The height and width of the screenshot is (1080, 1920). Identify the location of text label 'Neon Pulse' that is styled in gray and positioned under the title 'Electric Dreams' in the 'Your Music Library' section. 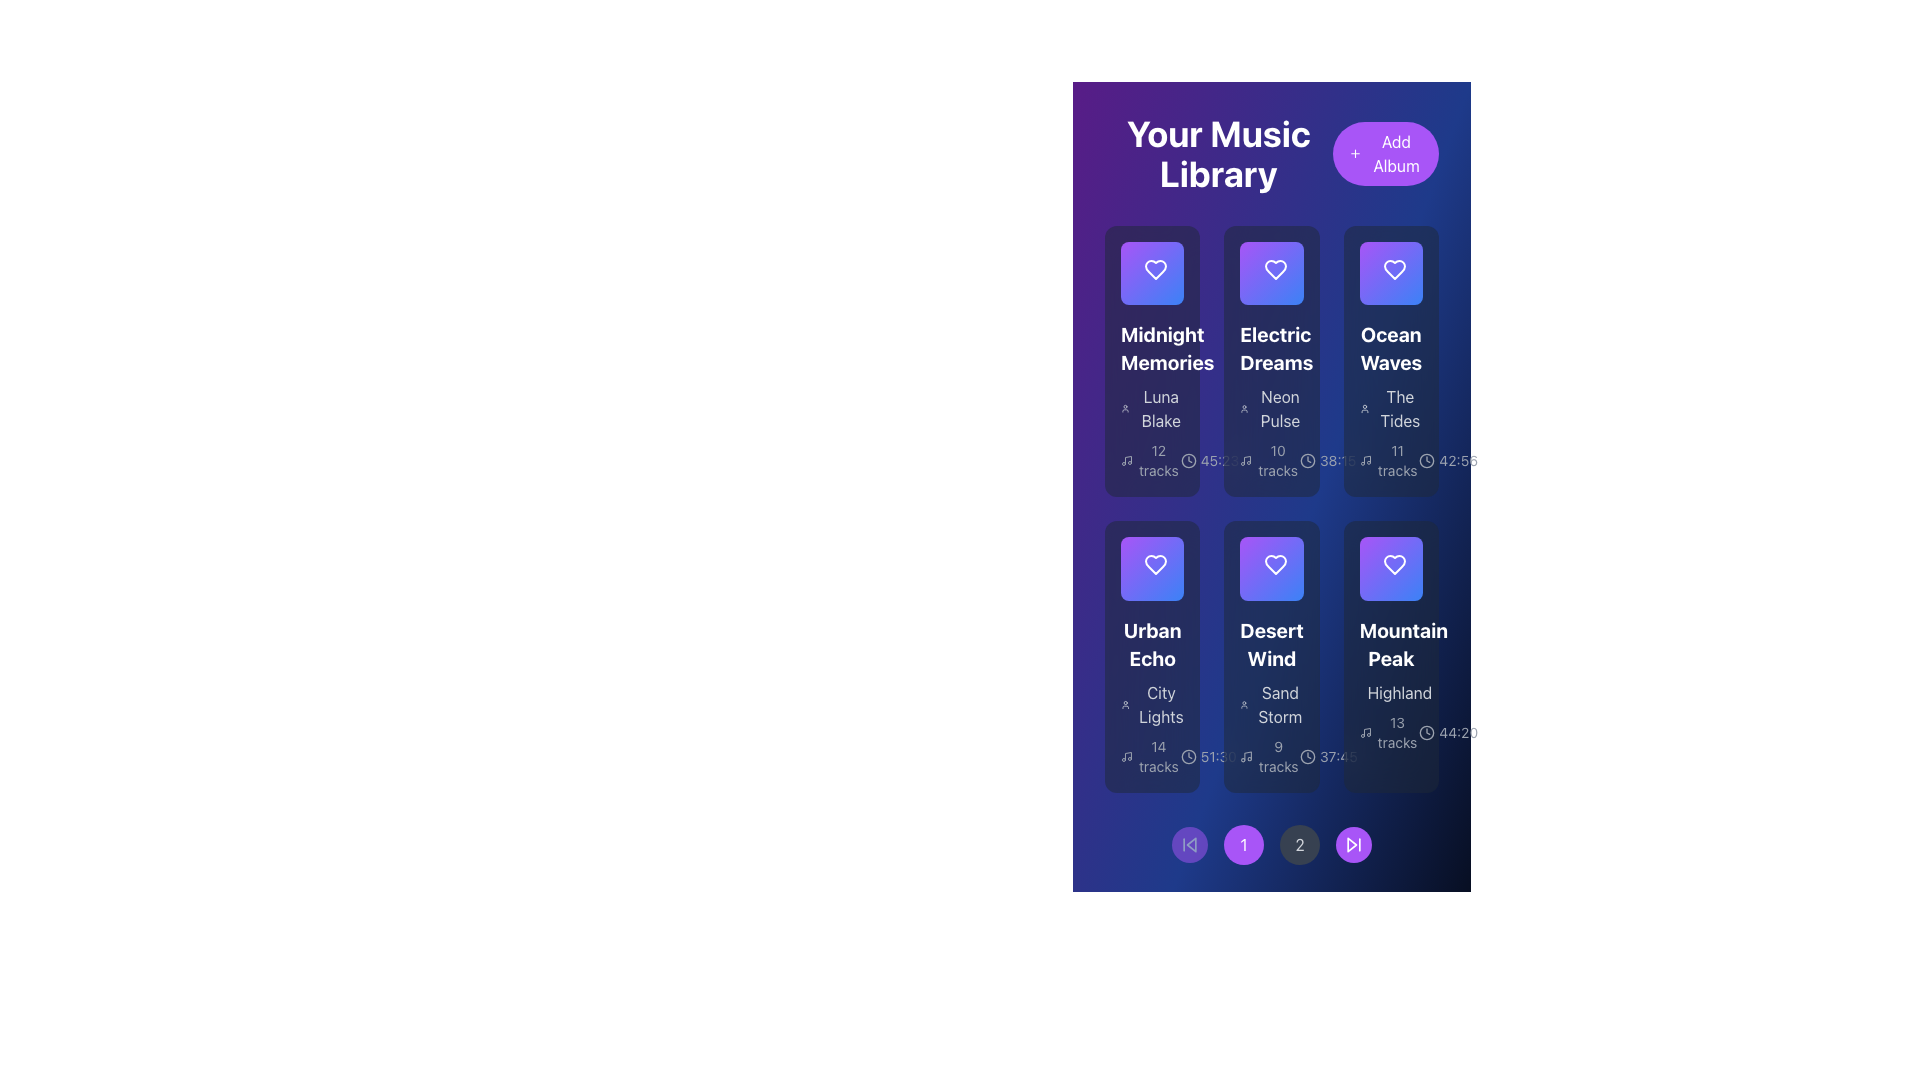
(1271, 408).